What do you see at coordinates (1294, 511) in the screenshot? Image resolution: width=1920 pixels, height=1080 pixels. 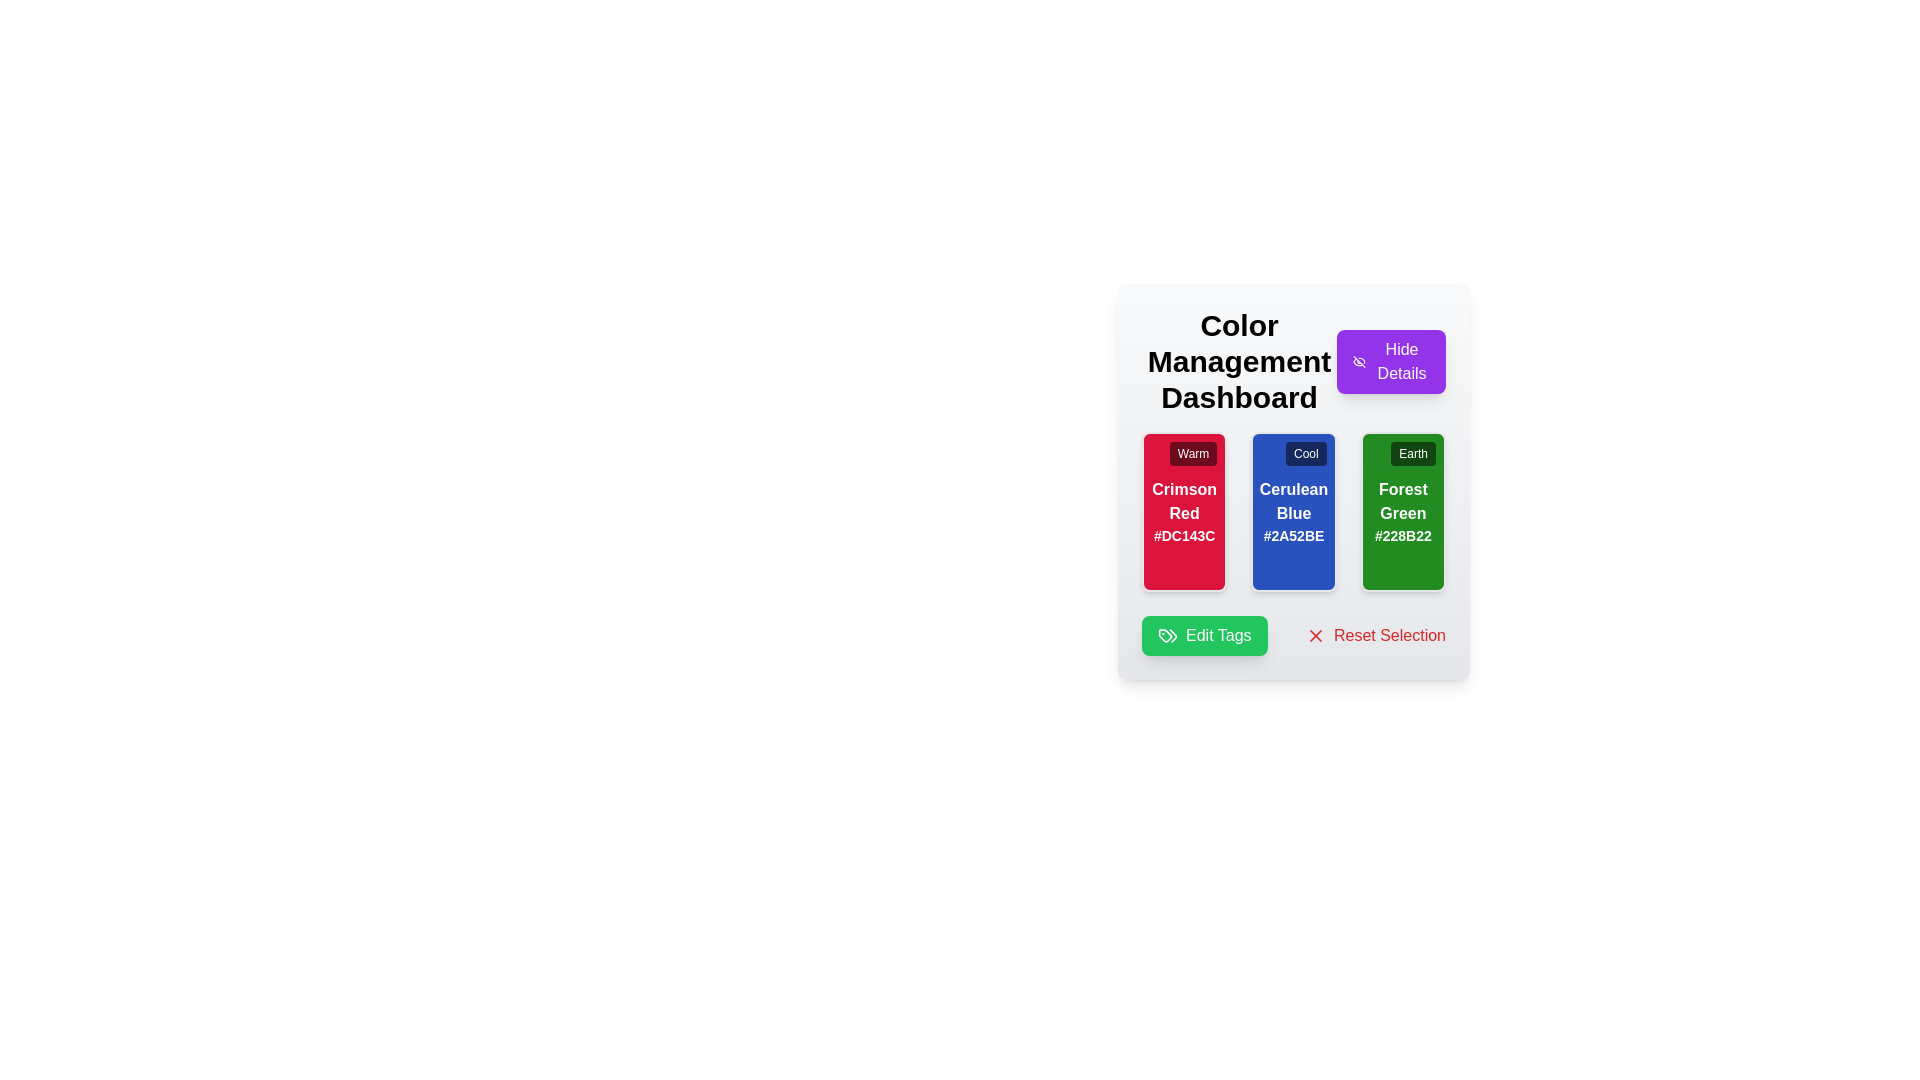 I see `the Cerulean Blue color swatch card, which is the middle card in a horizontal arrangement of three cards` at bounding box center [1294, 511].